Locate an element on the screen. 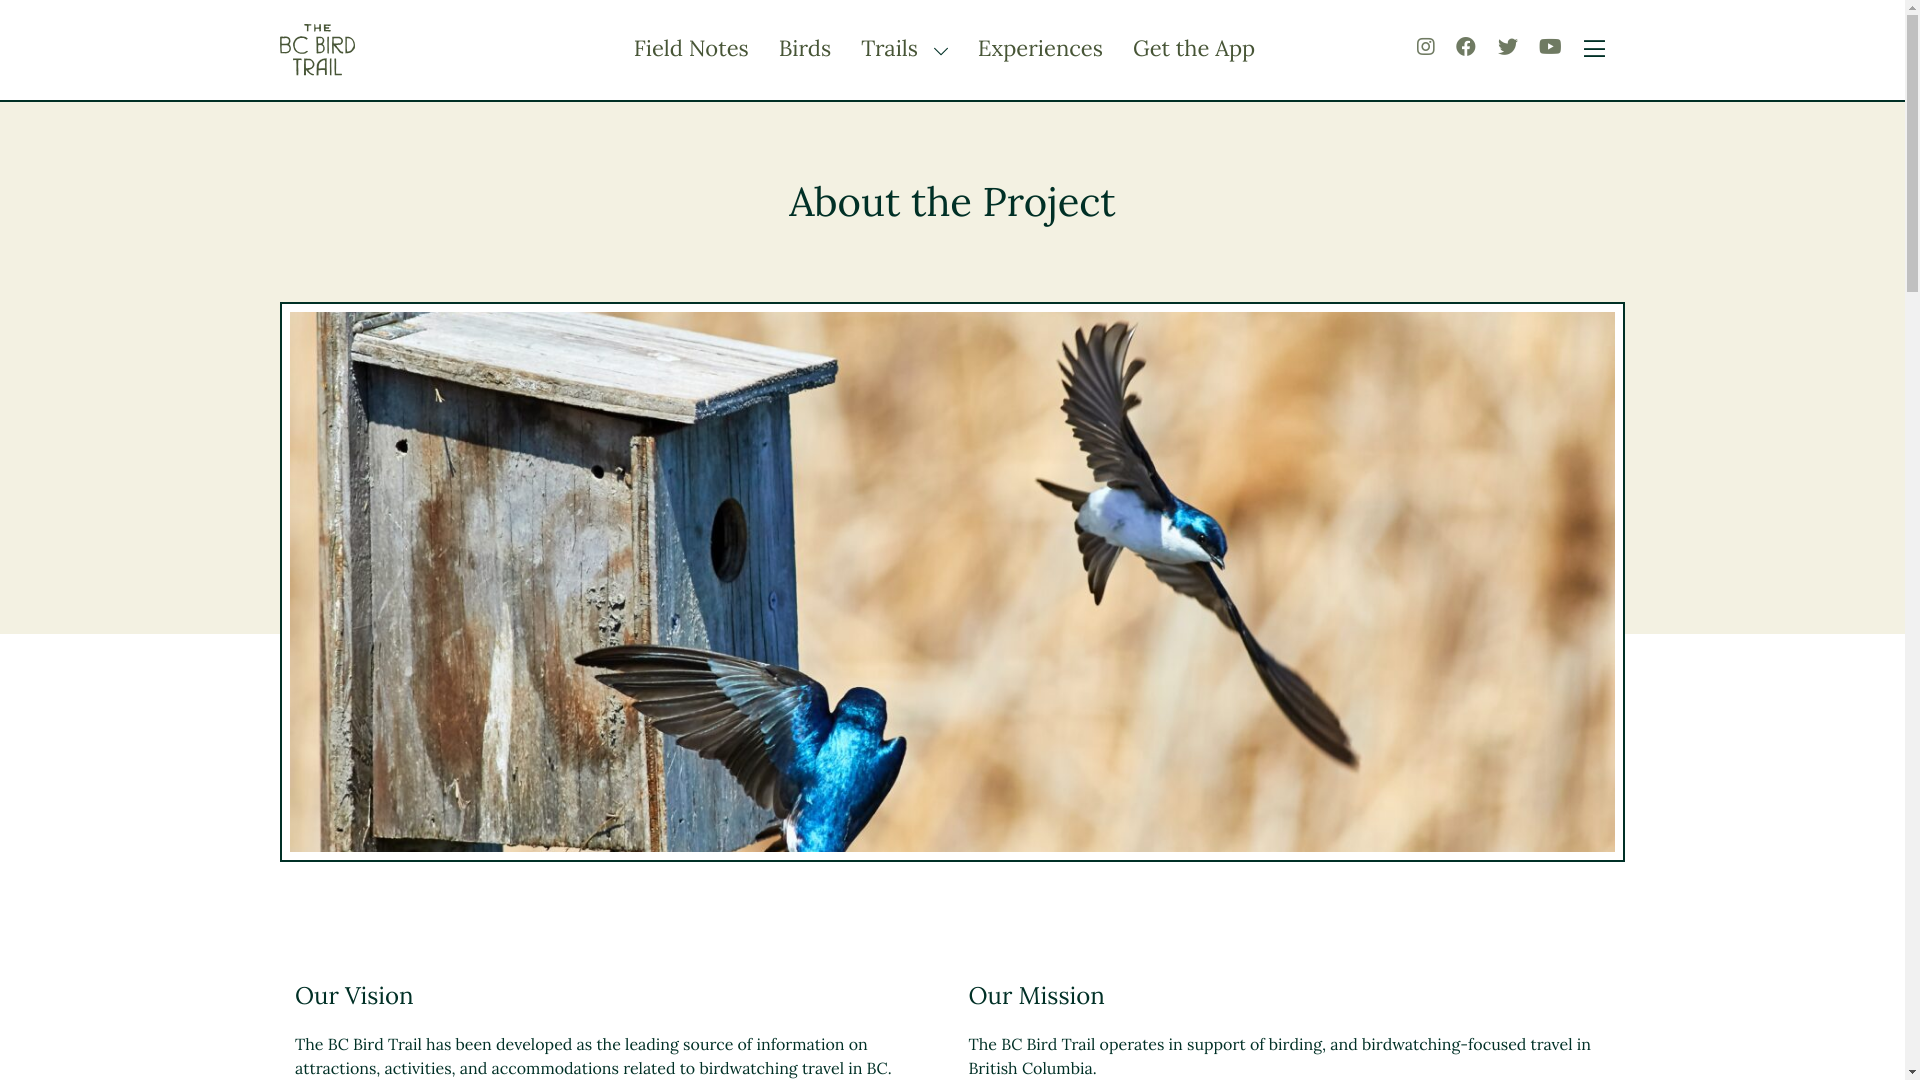 Image resolution: width=1920 pixels, height=1080 pixels. 'BC Bird Trail Youtube Account' is located at coordinates (1549, 46).